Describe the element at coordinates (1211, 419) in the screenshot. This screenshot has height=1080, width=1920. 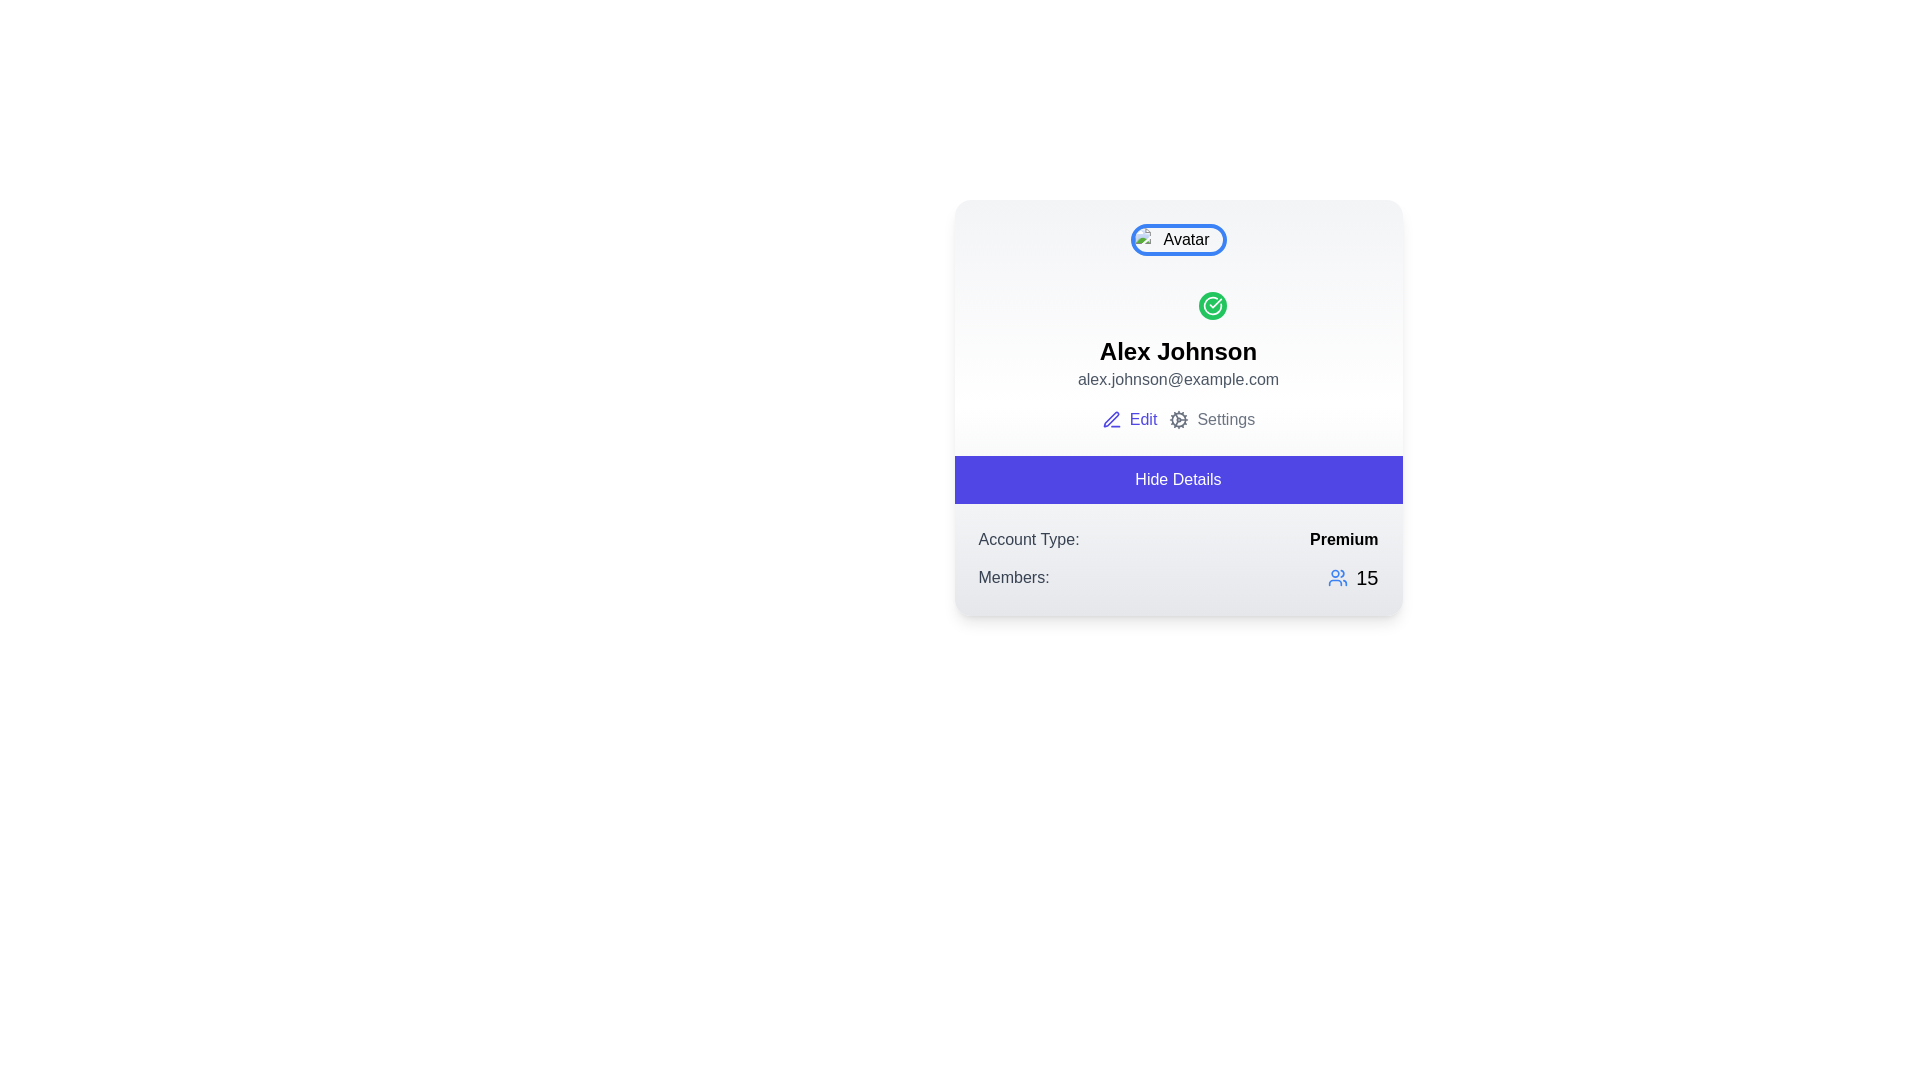
I see `the settings button located beneath the user's name and email, positioned to the right of the 'Edit' option` at that location.